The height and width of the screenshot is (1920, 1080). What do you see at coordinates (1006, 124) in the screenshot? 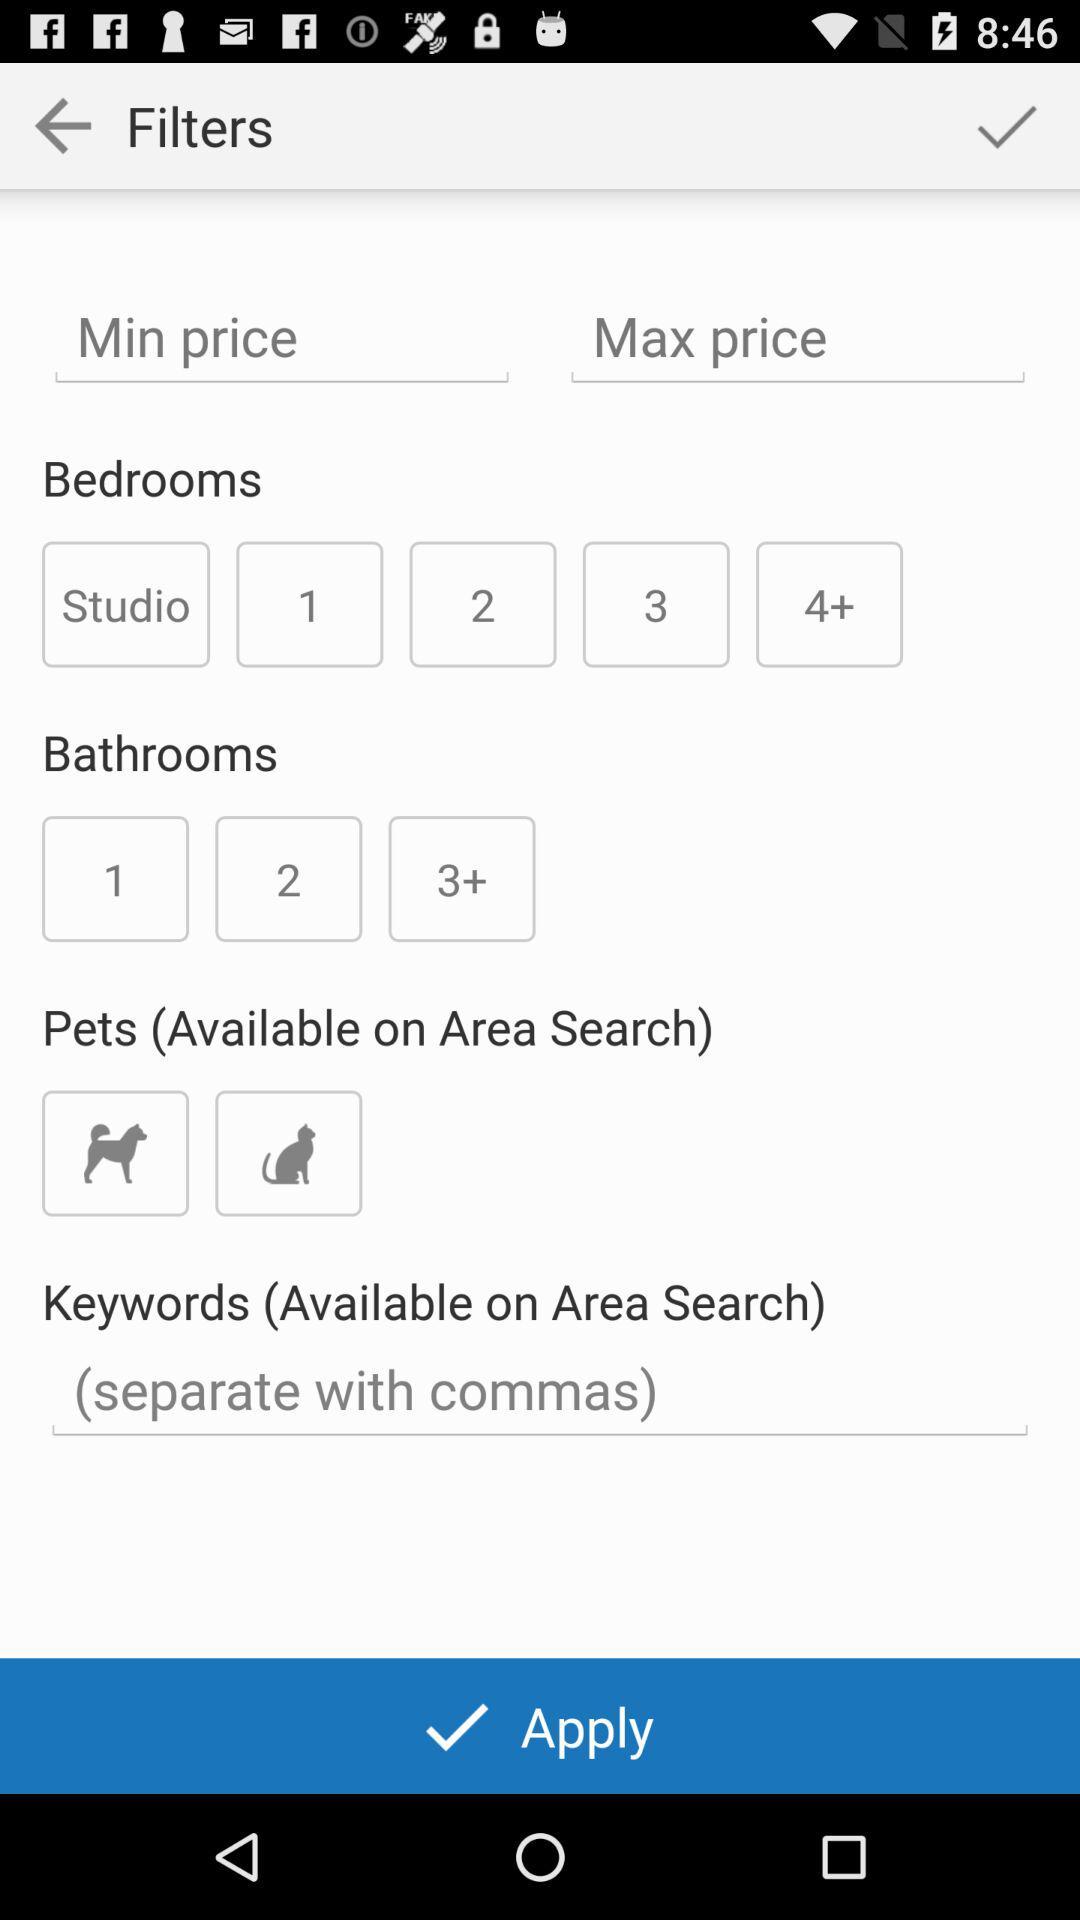
I see `the item next to filters icon` at bounding box center [1006, 124].